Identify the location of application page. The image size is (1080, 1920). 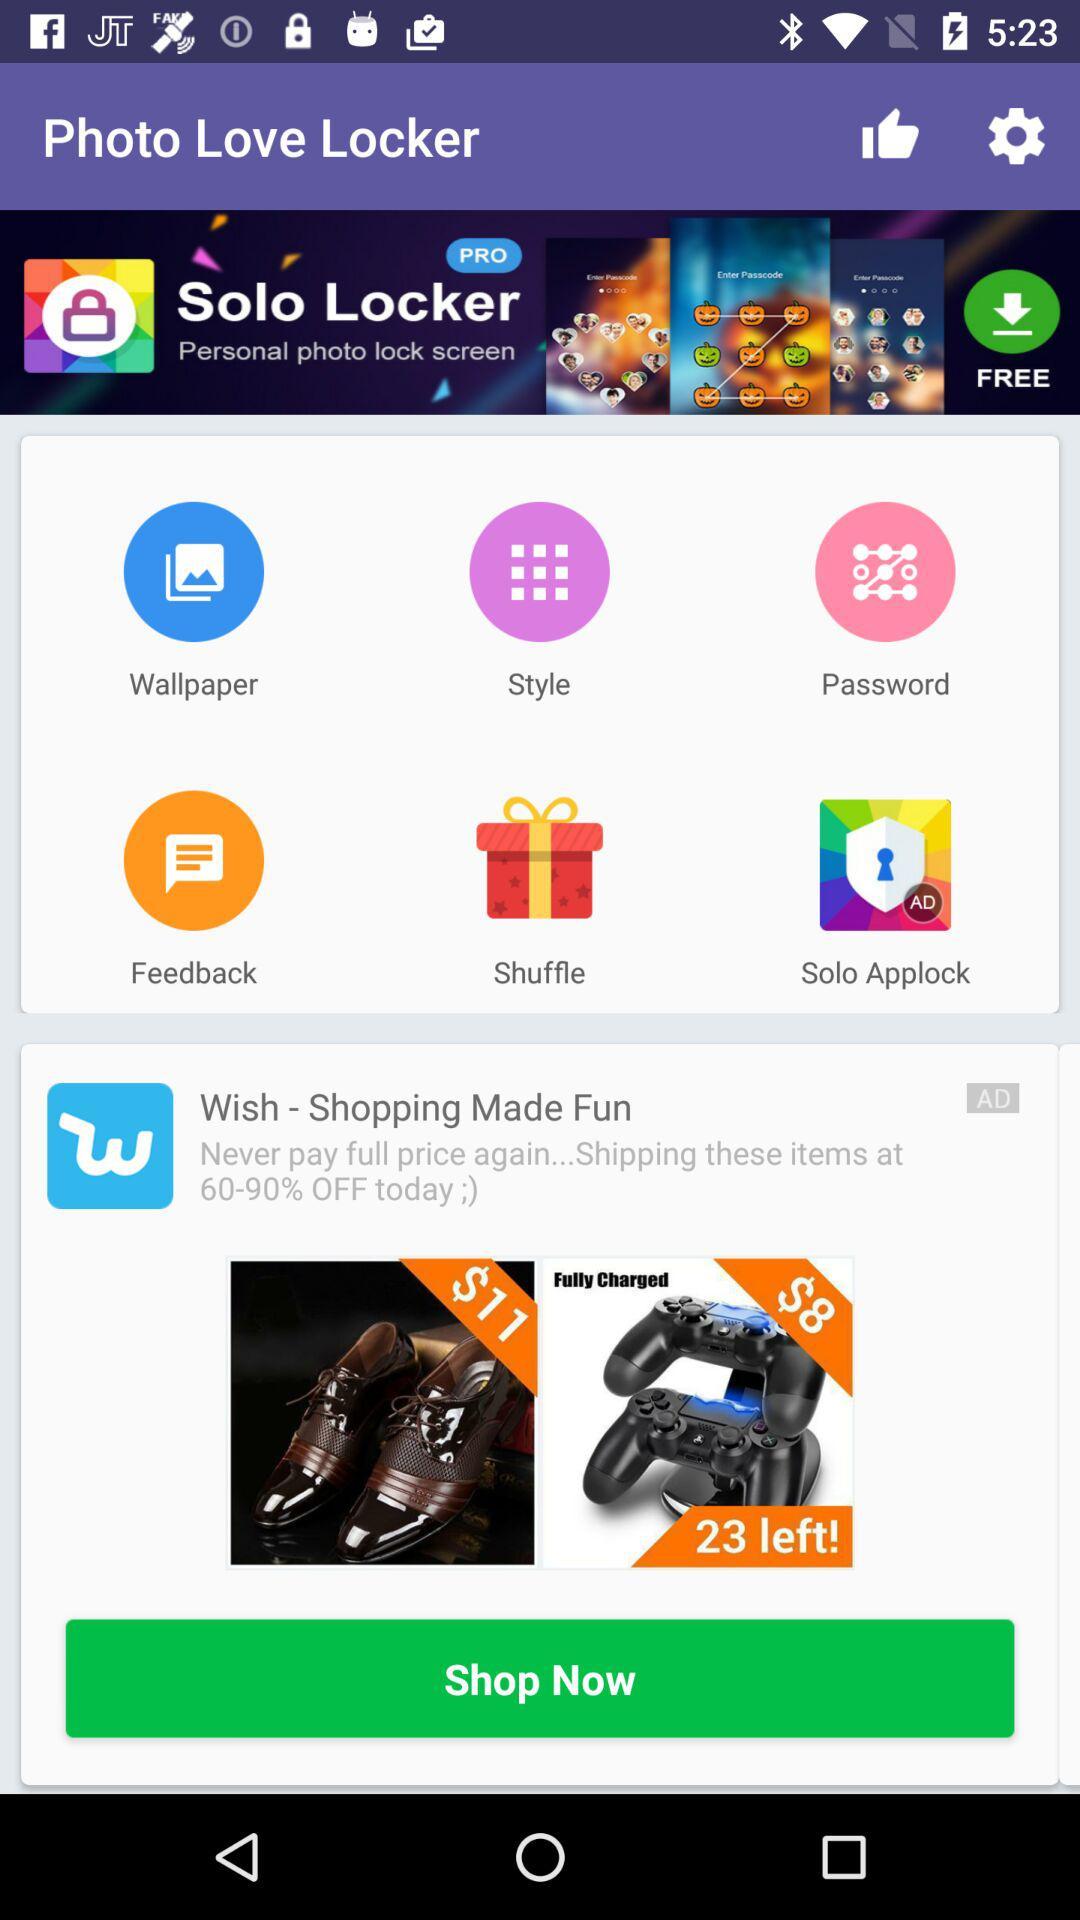
(110, 1146).